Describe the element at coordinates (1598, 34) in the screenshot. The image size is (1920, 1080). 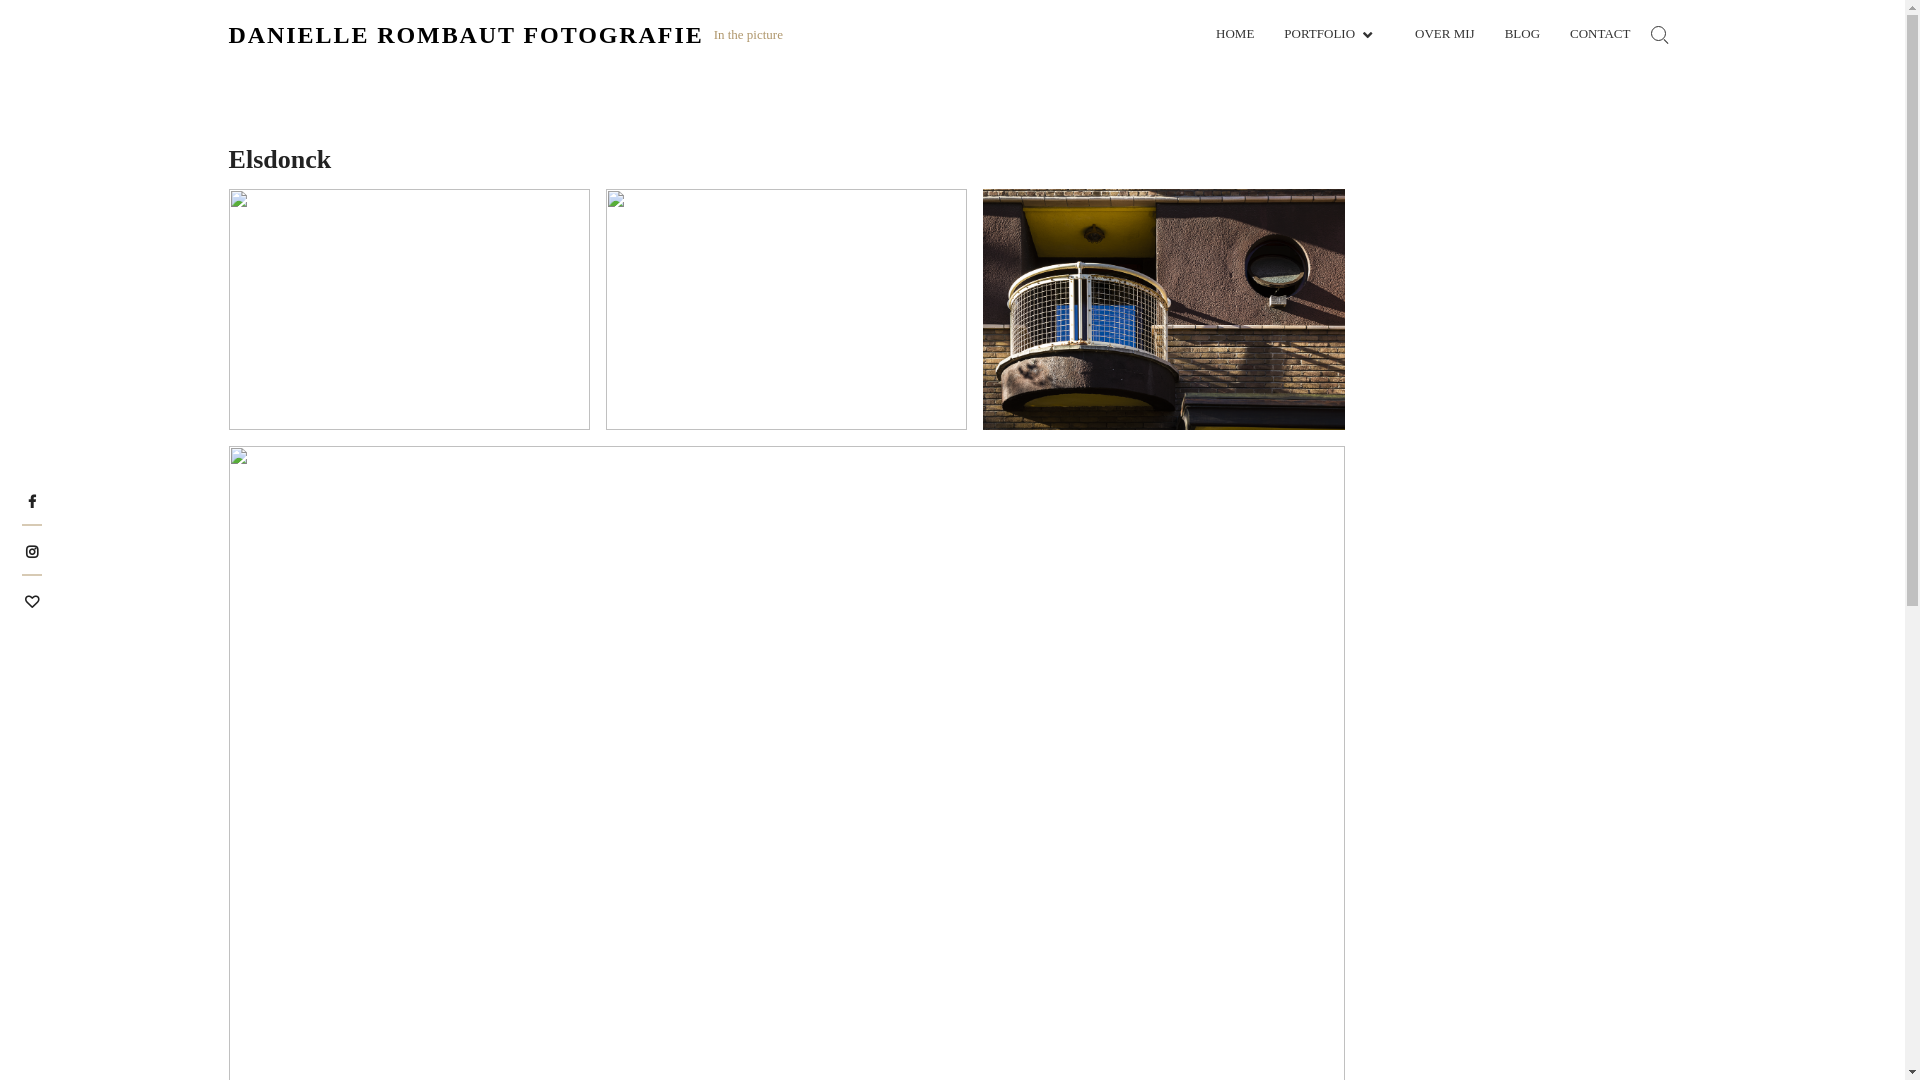
I see `'CONTACT'` at that location.